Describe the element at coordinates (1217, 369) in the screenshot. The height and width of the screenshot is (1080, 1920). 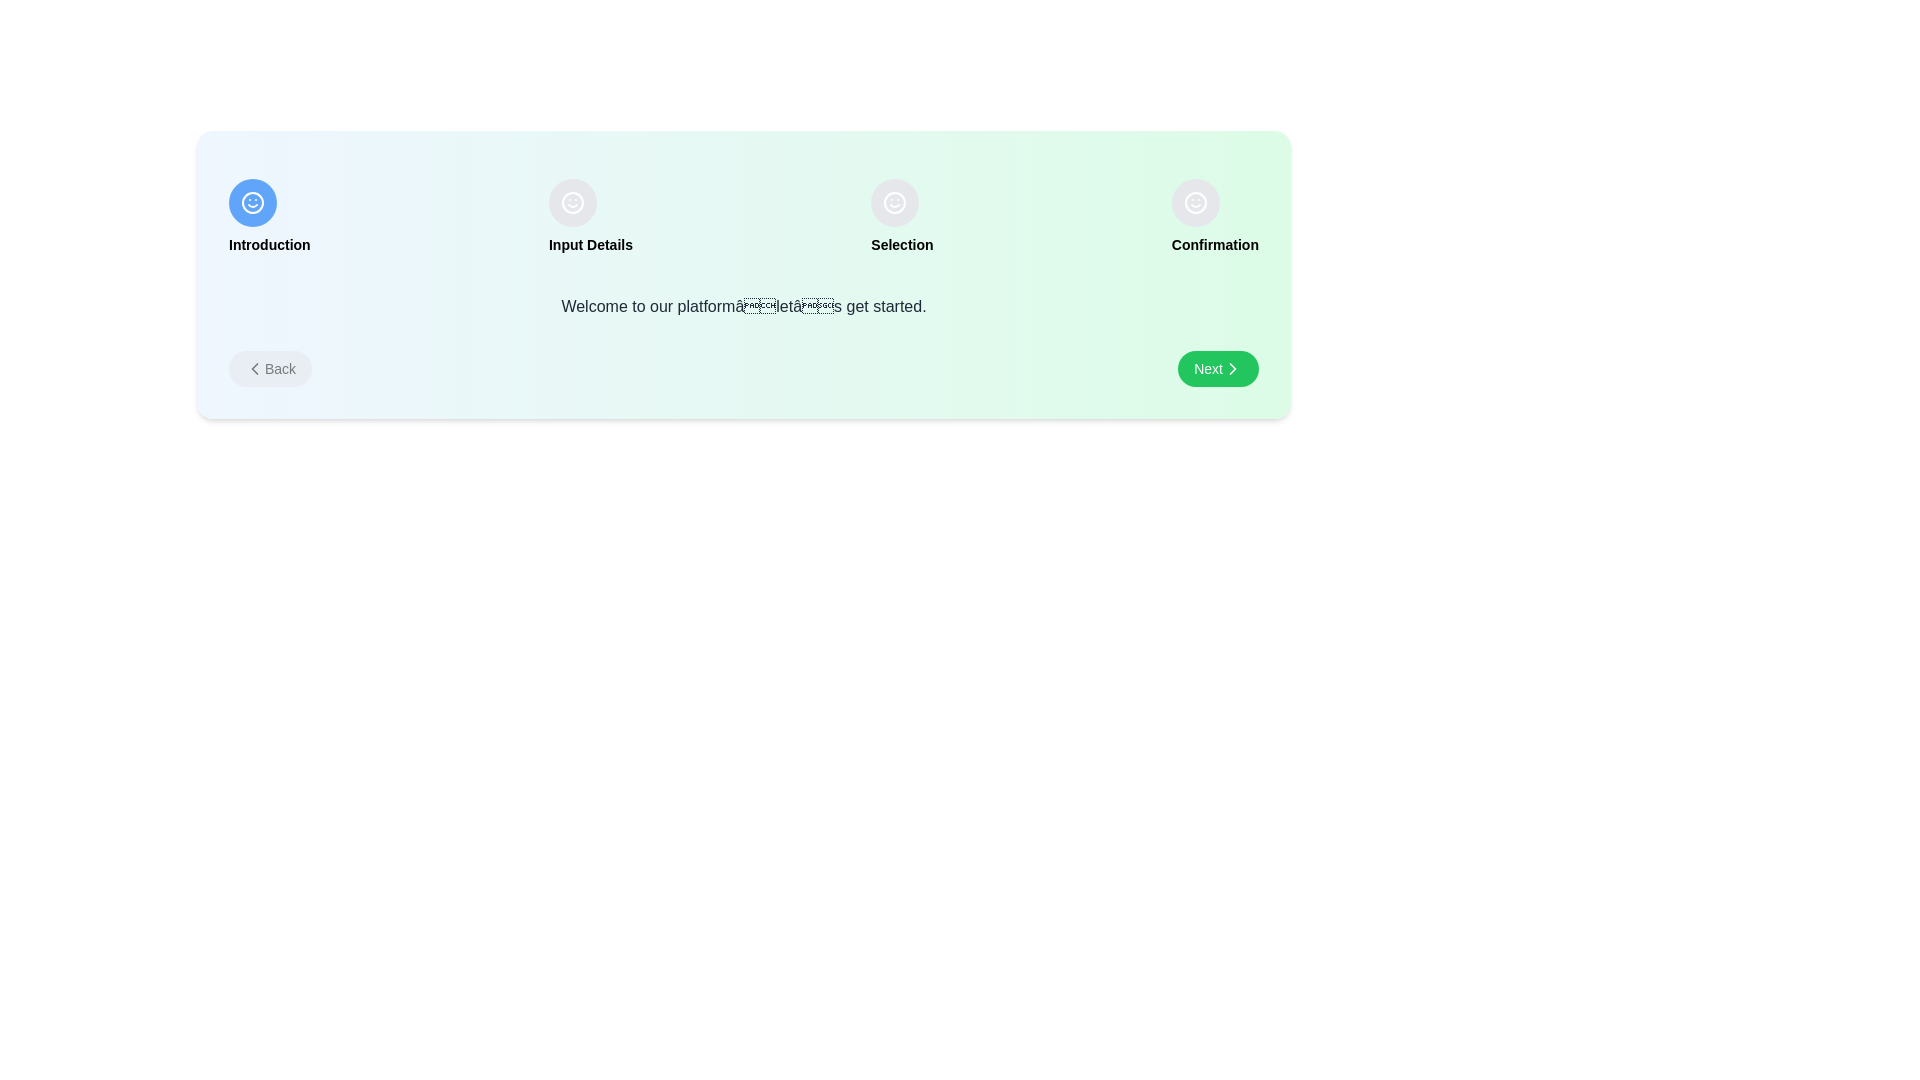
I see `'Next' button to proceed to the next step in the onboarding process` at that location.